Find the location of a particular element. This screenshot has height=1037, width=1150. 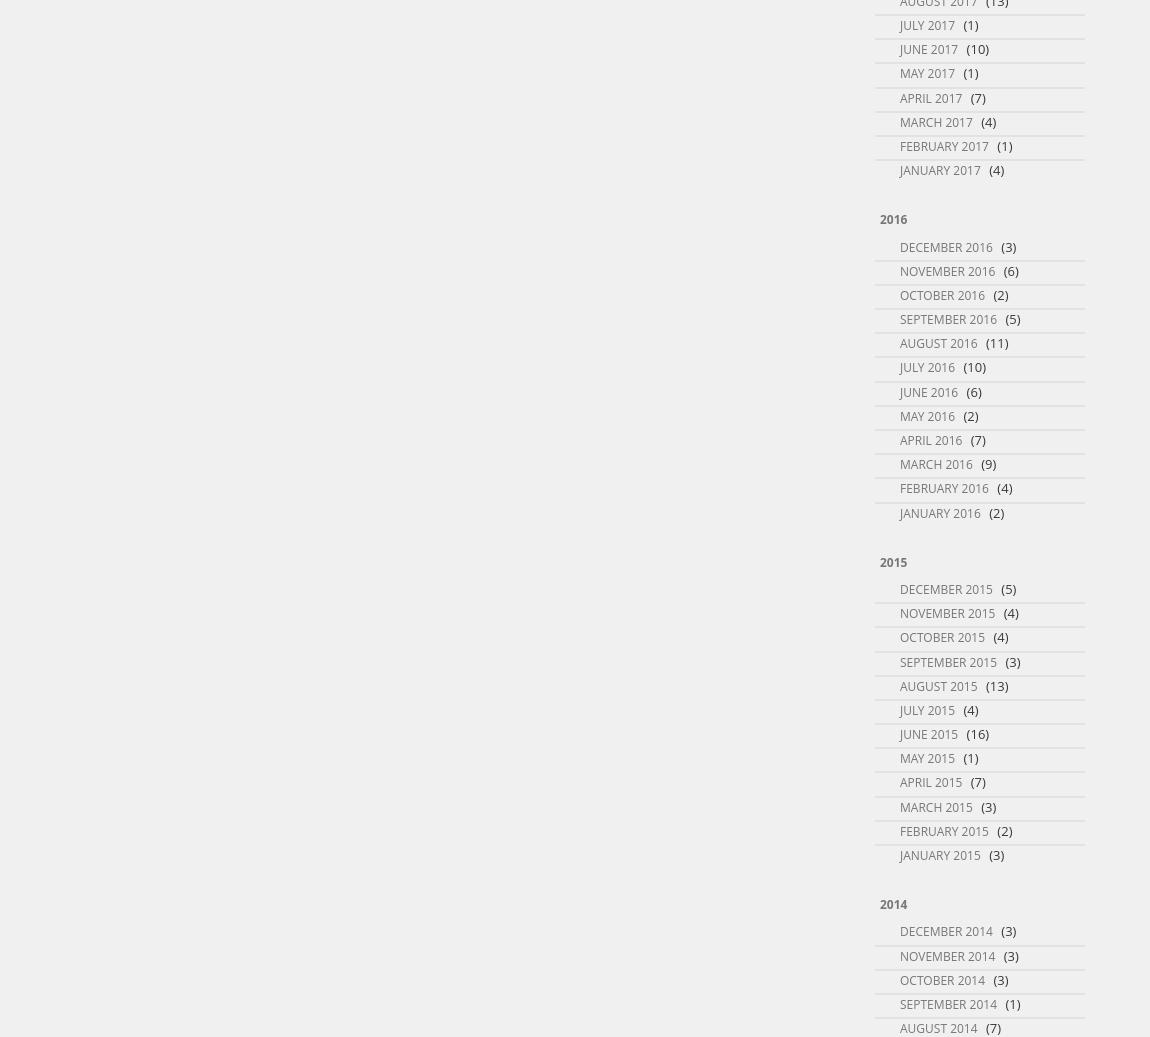

'2016' is located at coordinates (893, 218).